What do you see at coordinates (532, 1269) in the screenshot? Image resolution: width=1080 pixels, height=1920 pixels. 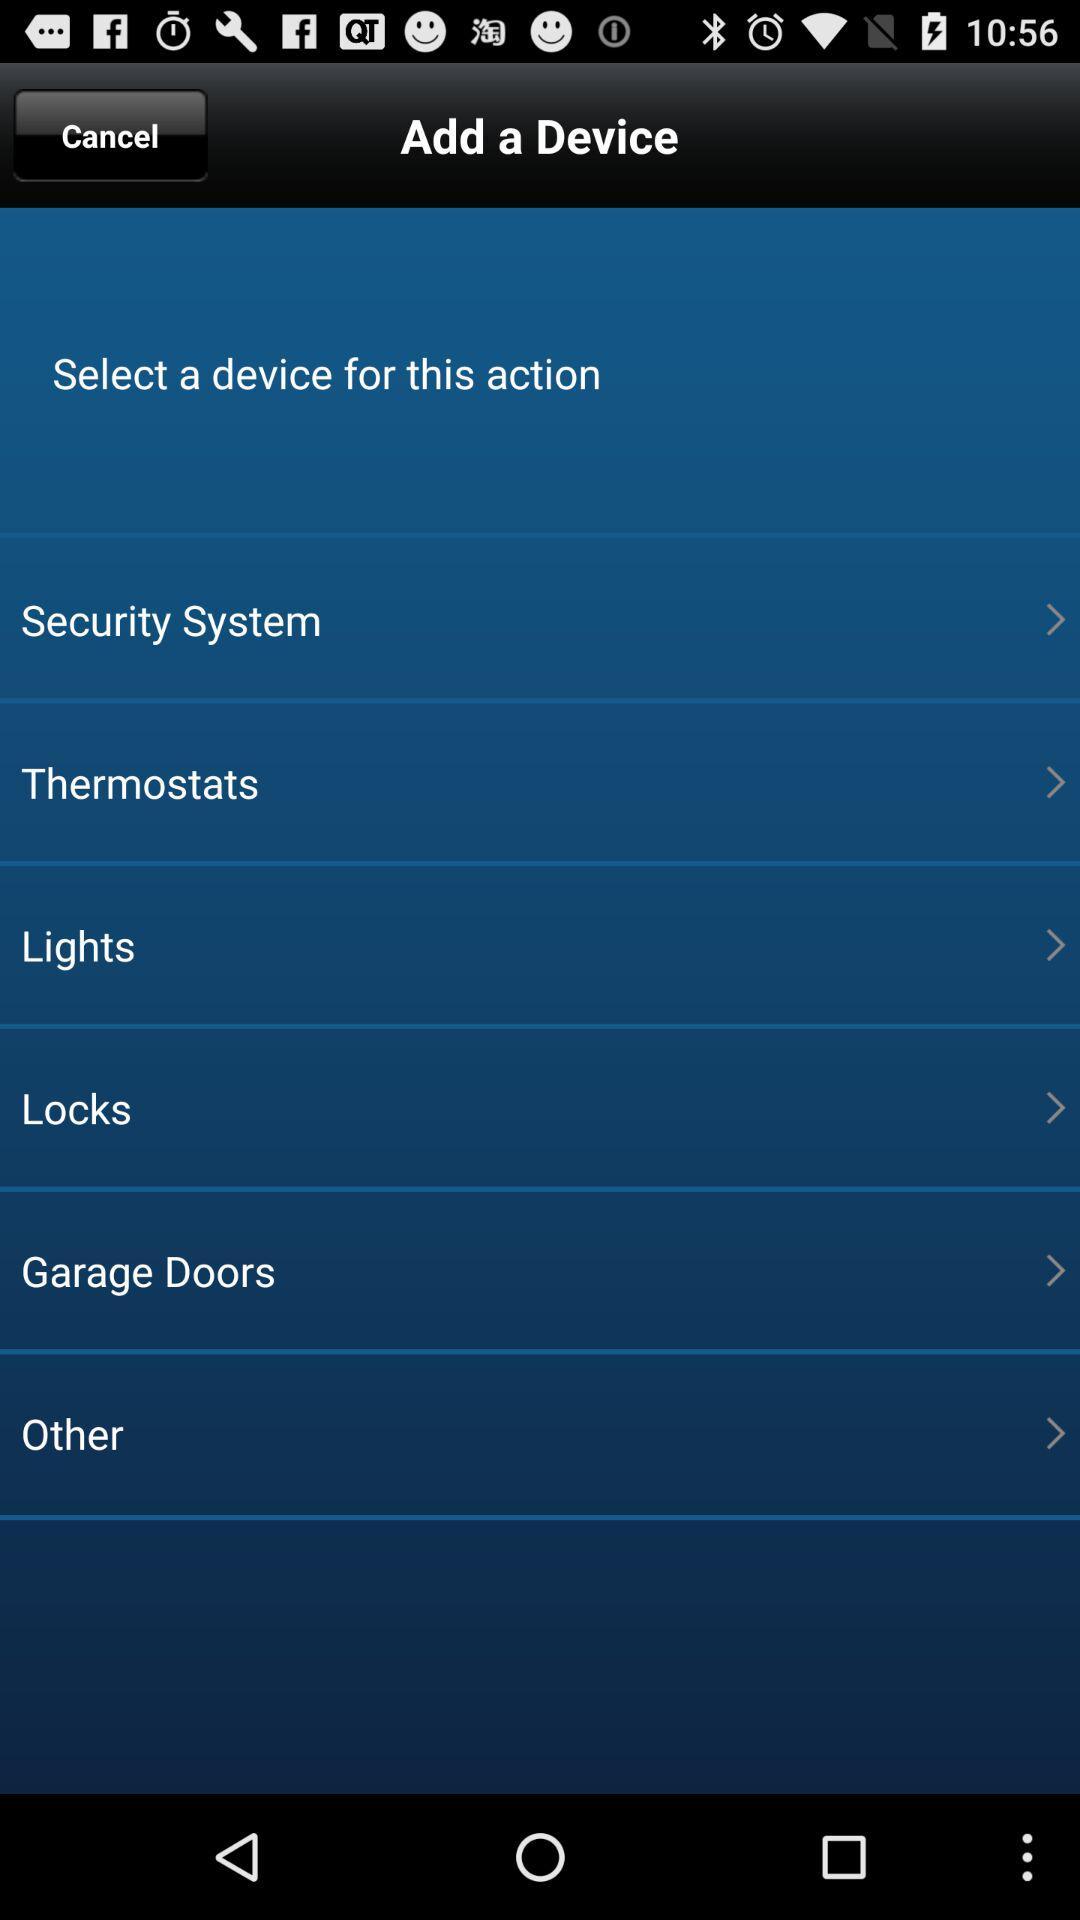 I see `app below the locks item` at bounding box center [532, 1269].